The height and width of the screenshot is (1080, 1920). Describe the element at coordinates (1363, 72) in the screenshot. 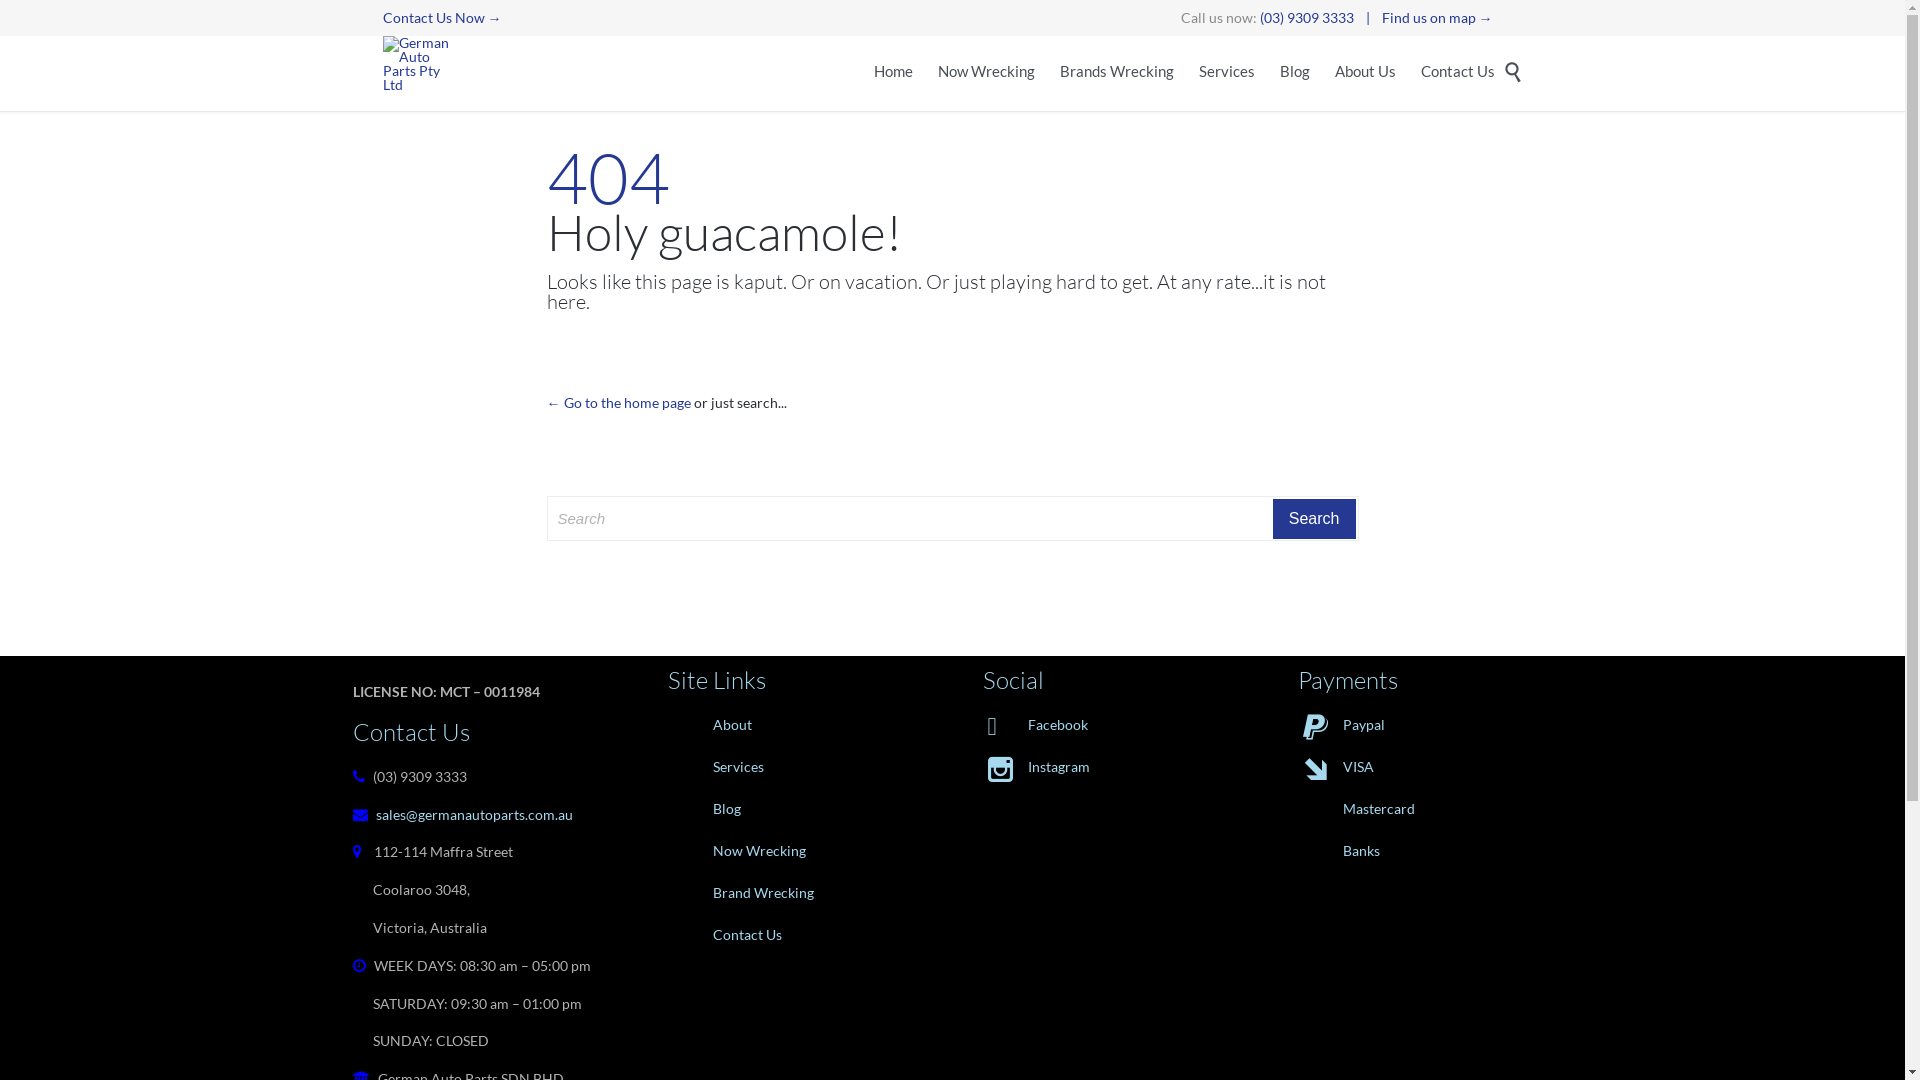

I see `'About Us'` at that location.